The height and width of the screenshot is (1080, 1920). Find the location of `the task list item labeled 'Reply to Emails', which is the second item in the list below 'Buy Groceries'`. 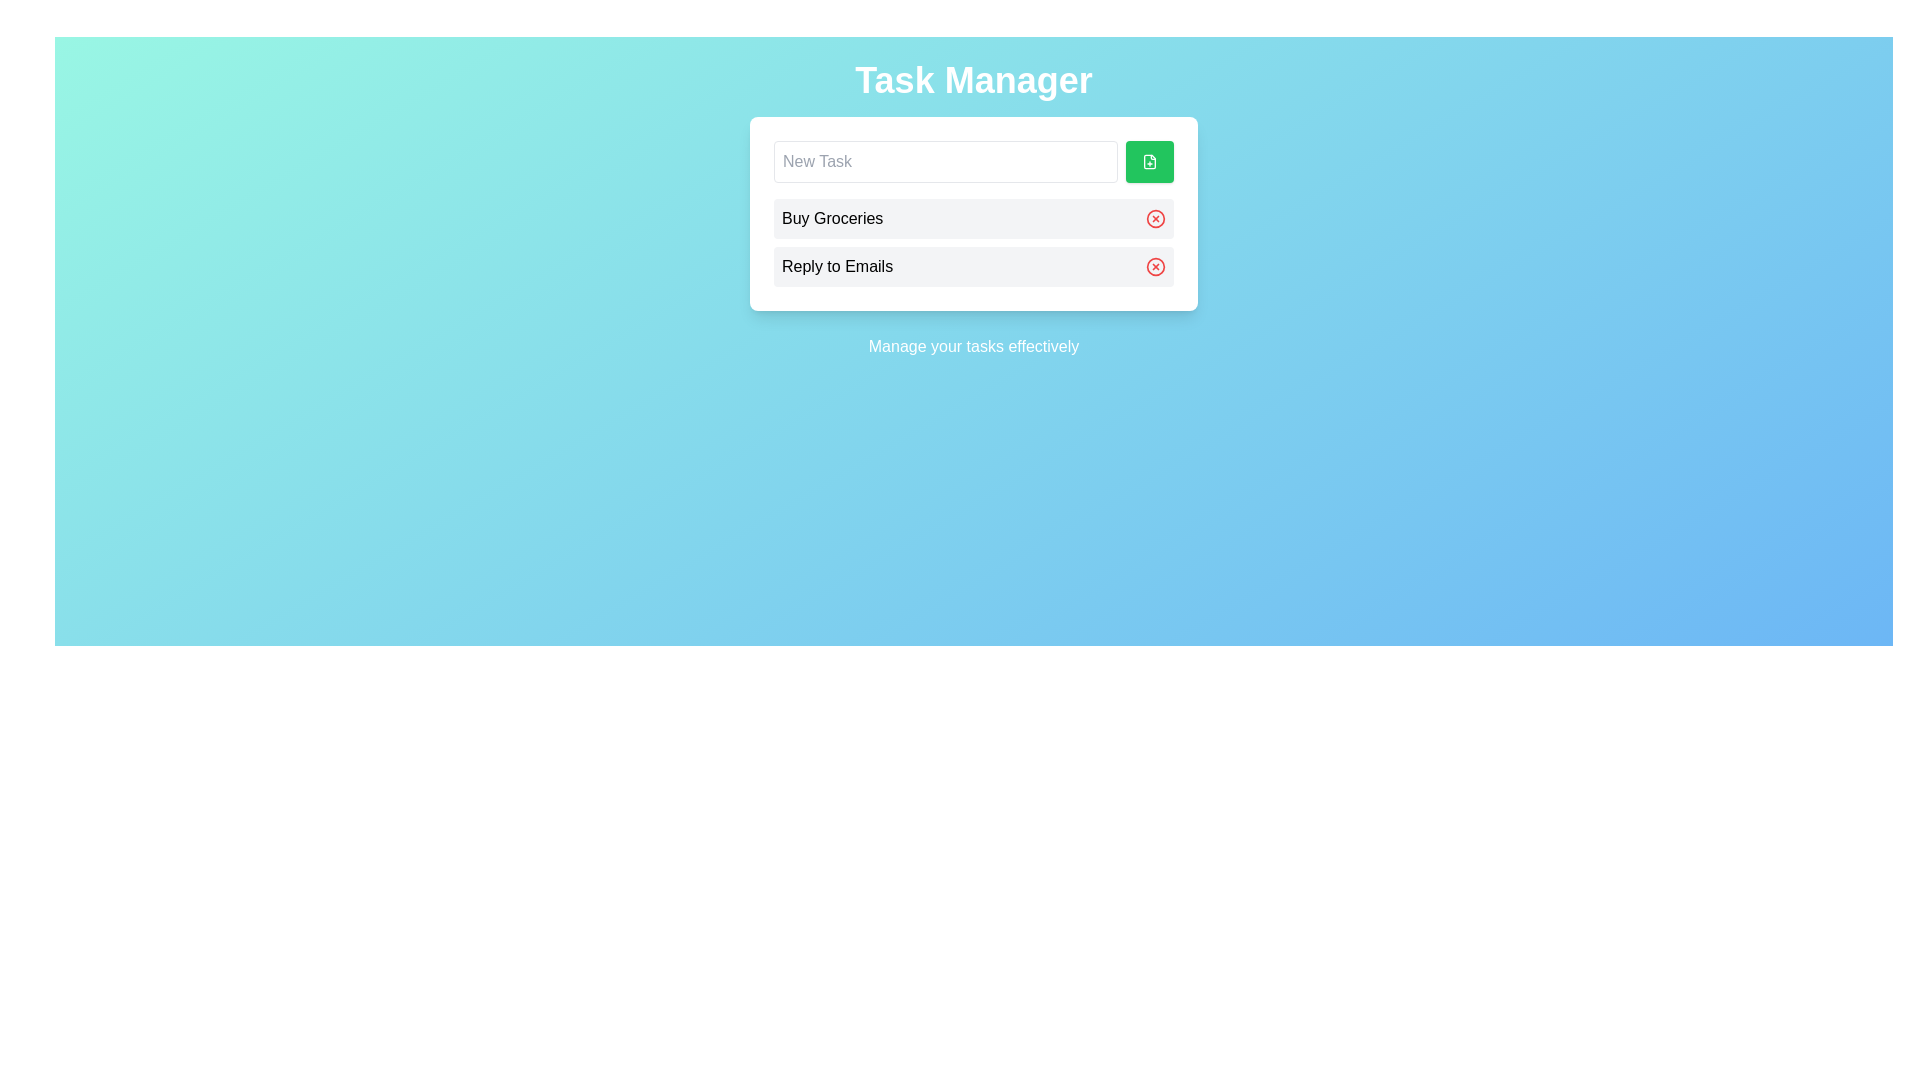

the task list item labeled 'Reply to Emails', which is the second item in the list below 'Buy Groceries' is located at coordinates (974, 265).